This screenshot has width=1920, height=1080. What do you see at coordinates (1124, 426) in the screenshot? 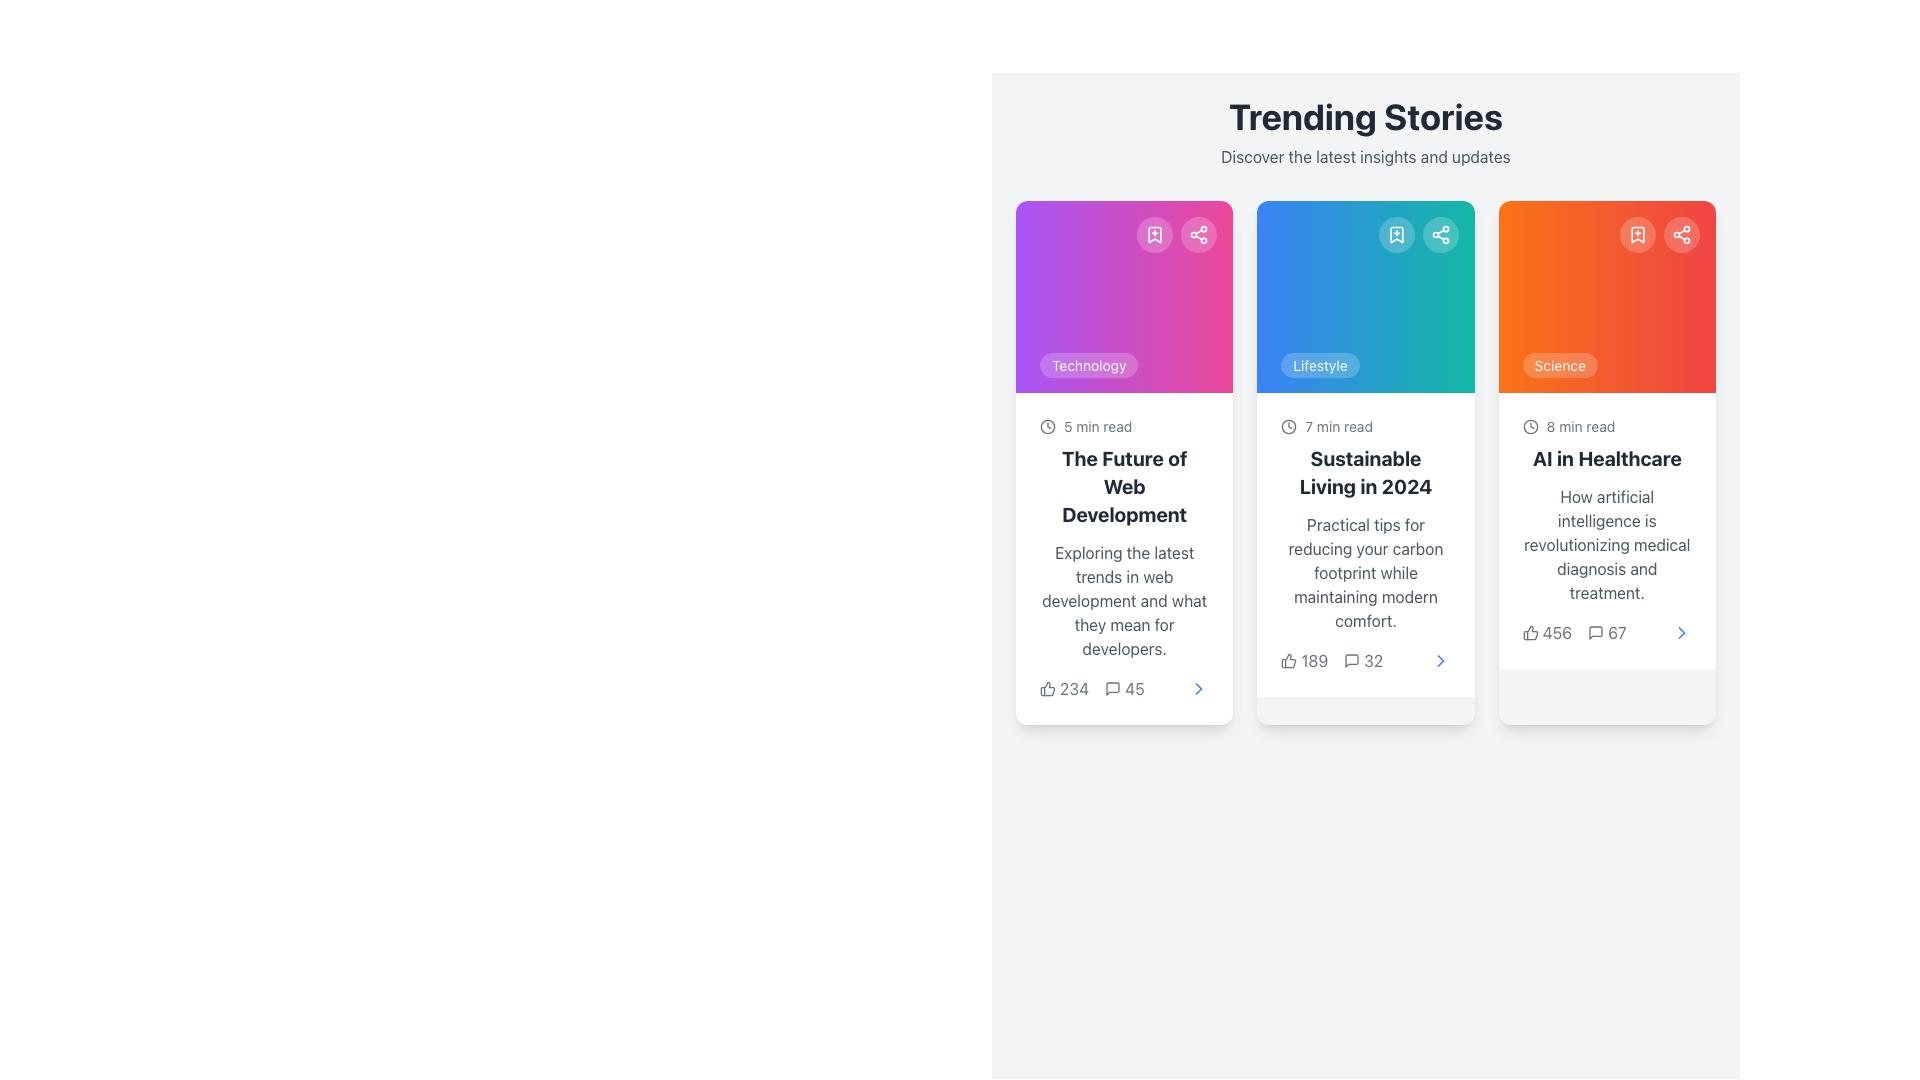
I see `the text and clock icon indicating '5 min read' located at the top of the article card for 'The Future of Web Development'` at bounding box center [1124, 426].